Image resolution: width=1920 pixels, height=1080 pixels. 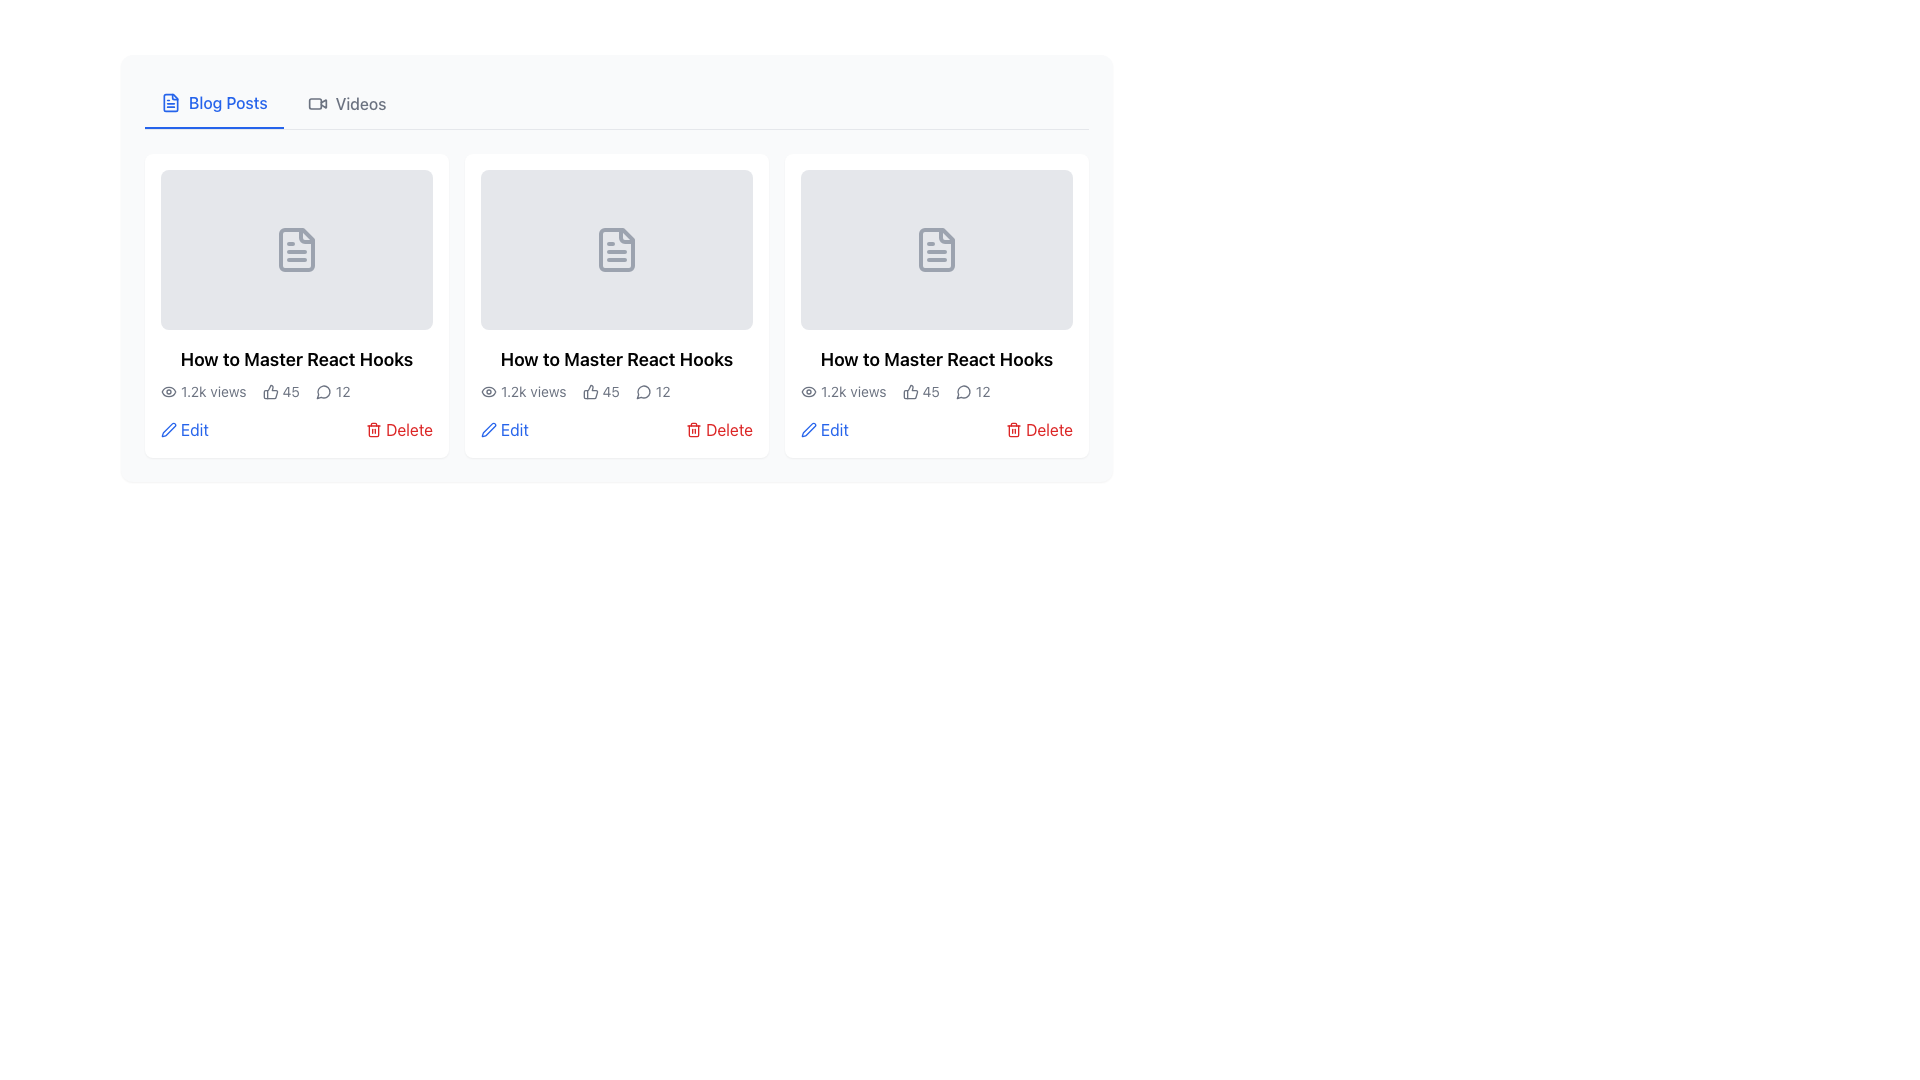 I want to click on the thumbs-up icon located in the lower section of a card interface, so click(x=909, y=392).